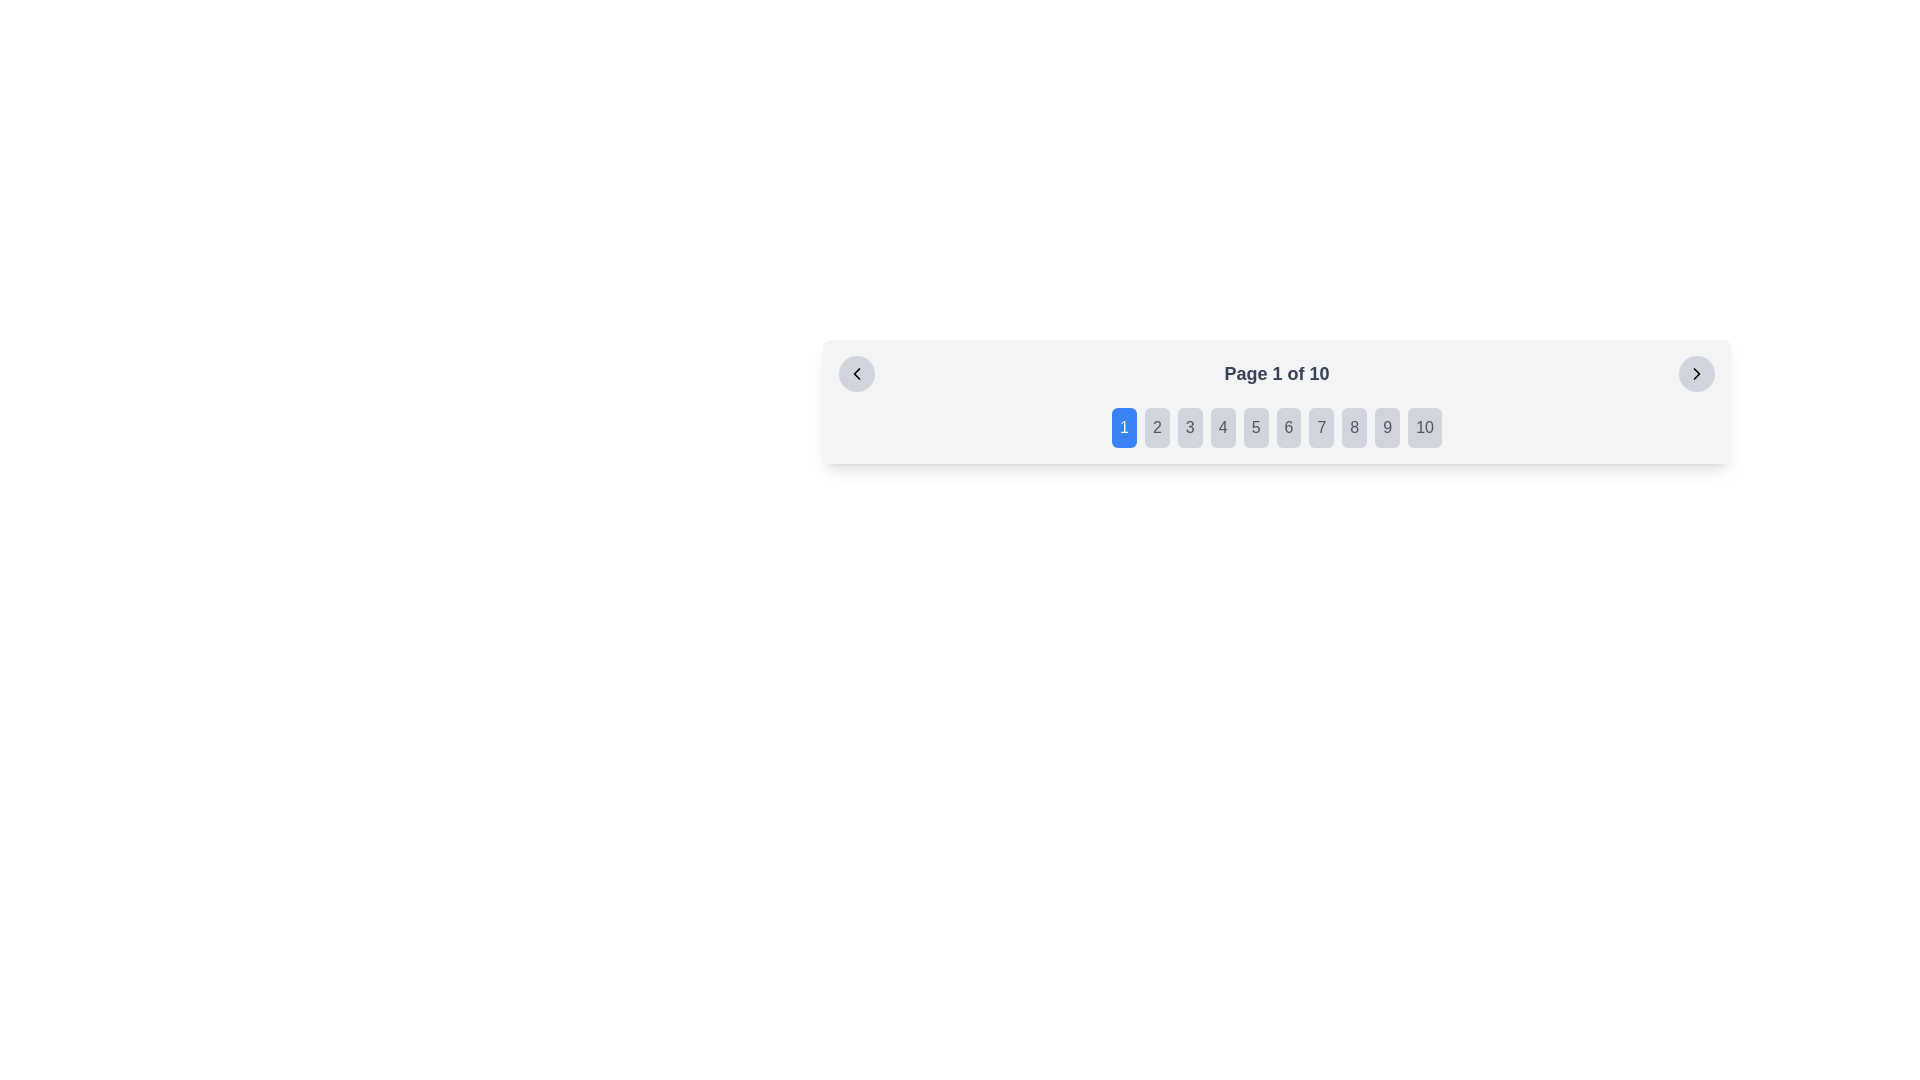 The height and width of the screenshot is (1080, 1920). Describe the element at coordinates (1289, 427) in the screenshot. I see `the pagination button that allows navigation to page 6, which is centrally aligned in the navigation bar` at that location.